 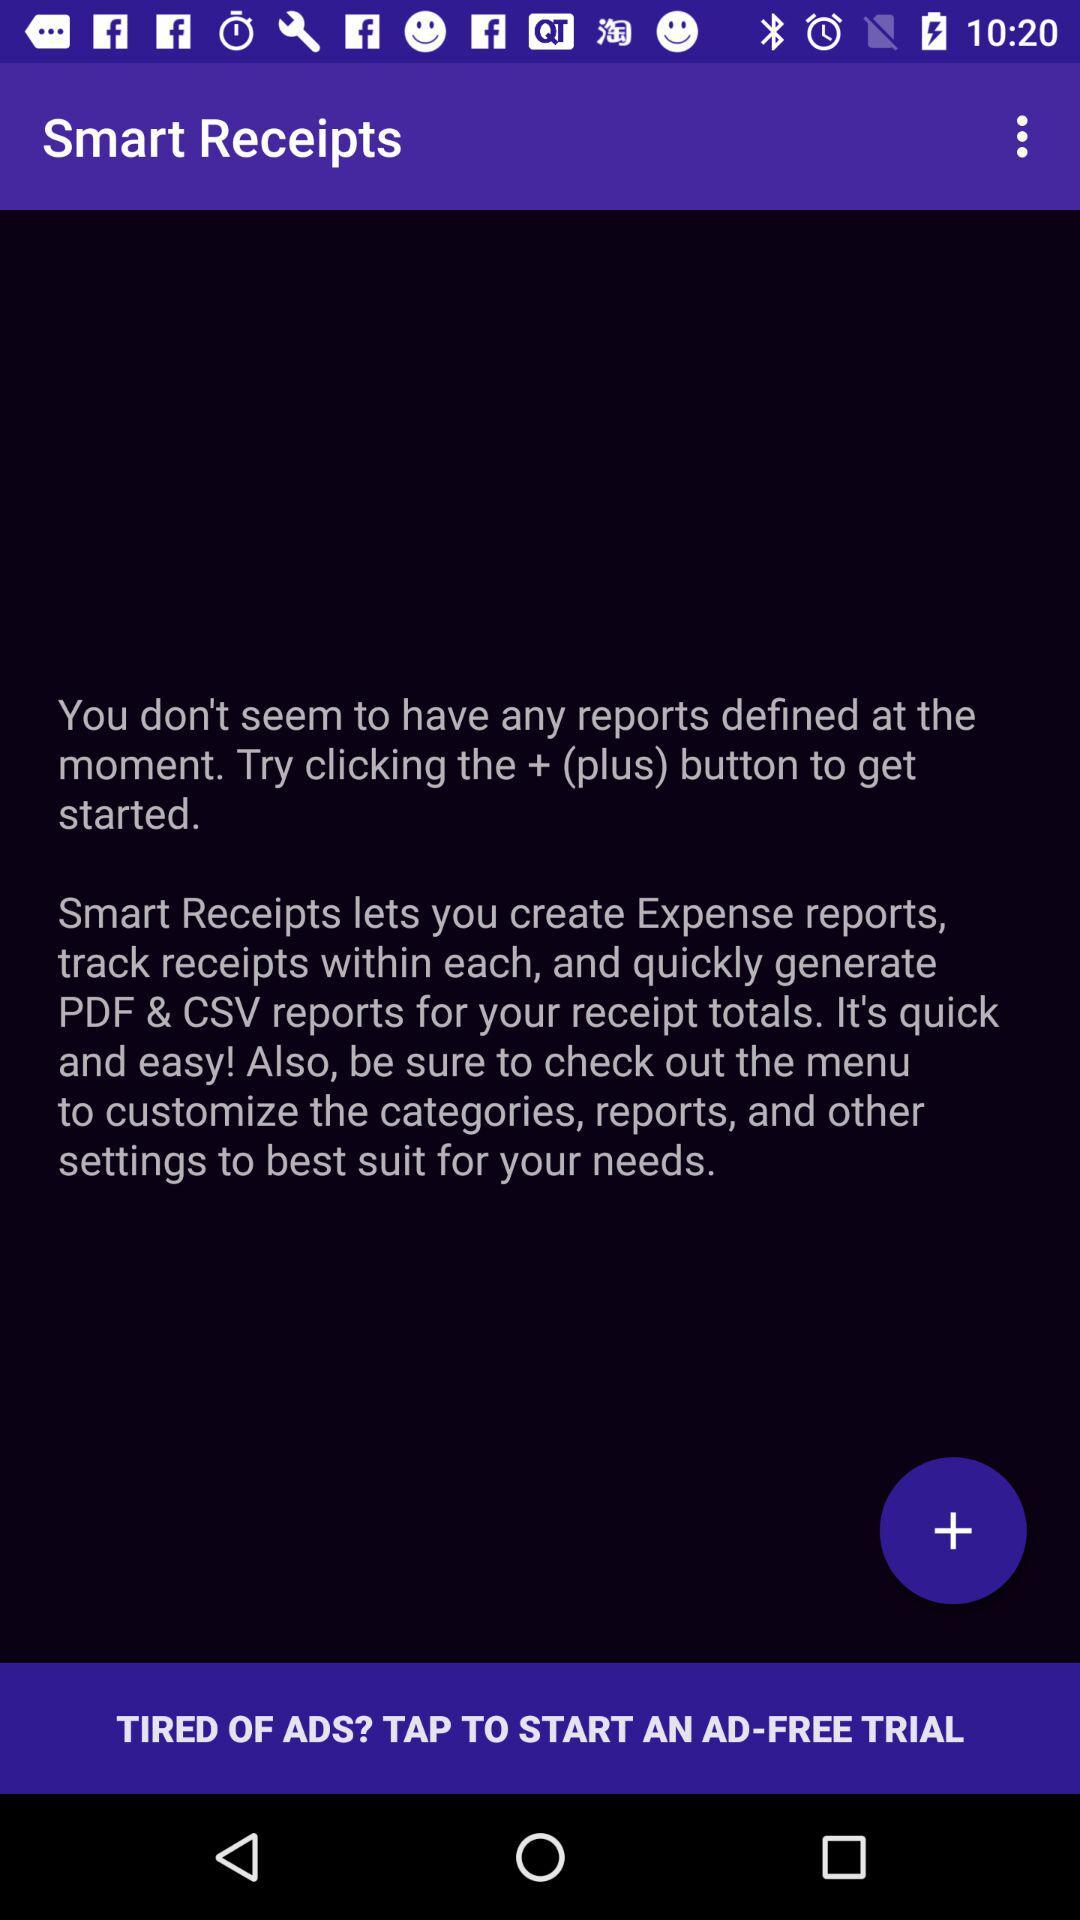 What do you see at coordinates (540, 1727) in the screenshot?
I see `the tired of ads` at bounding box center [540, 1727].